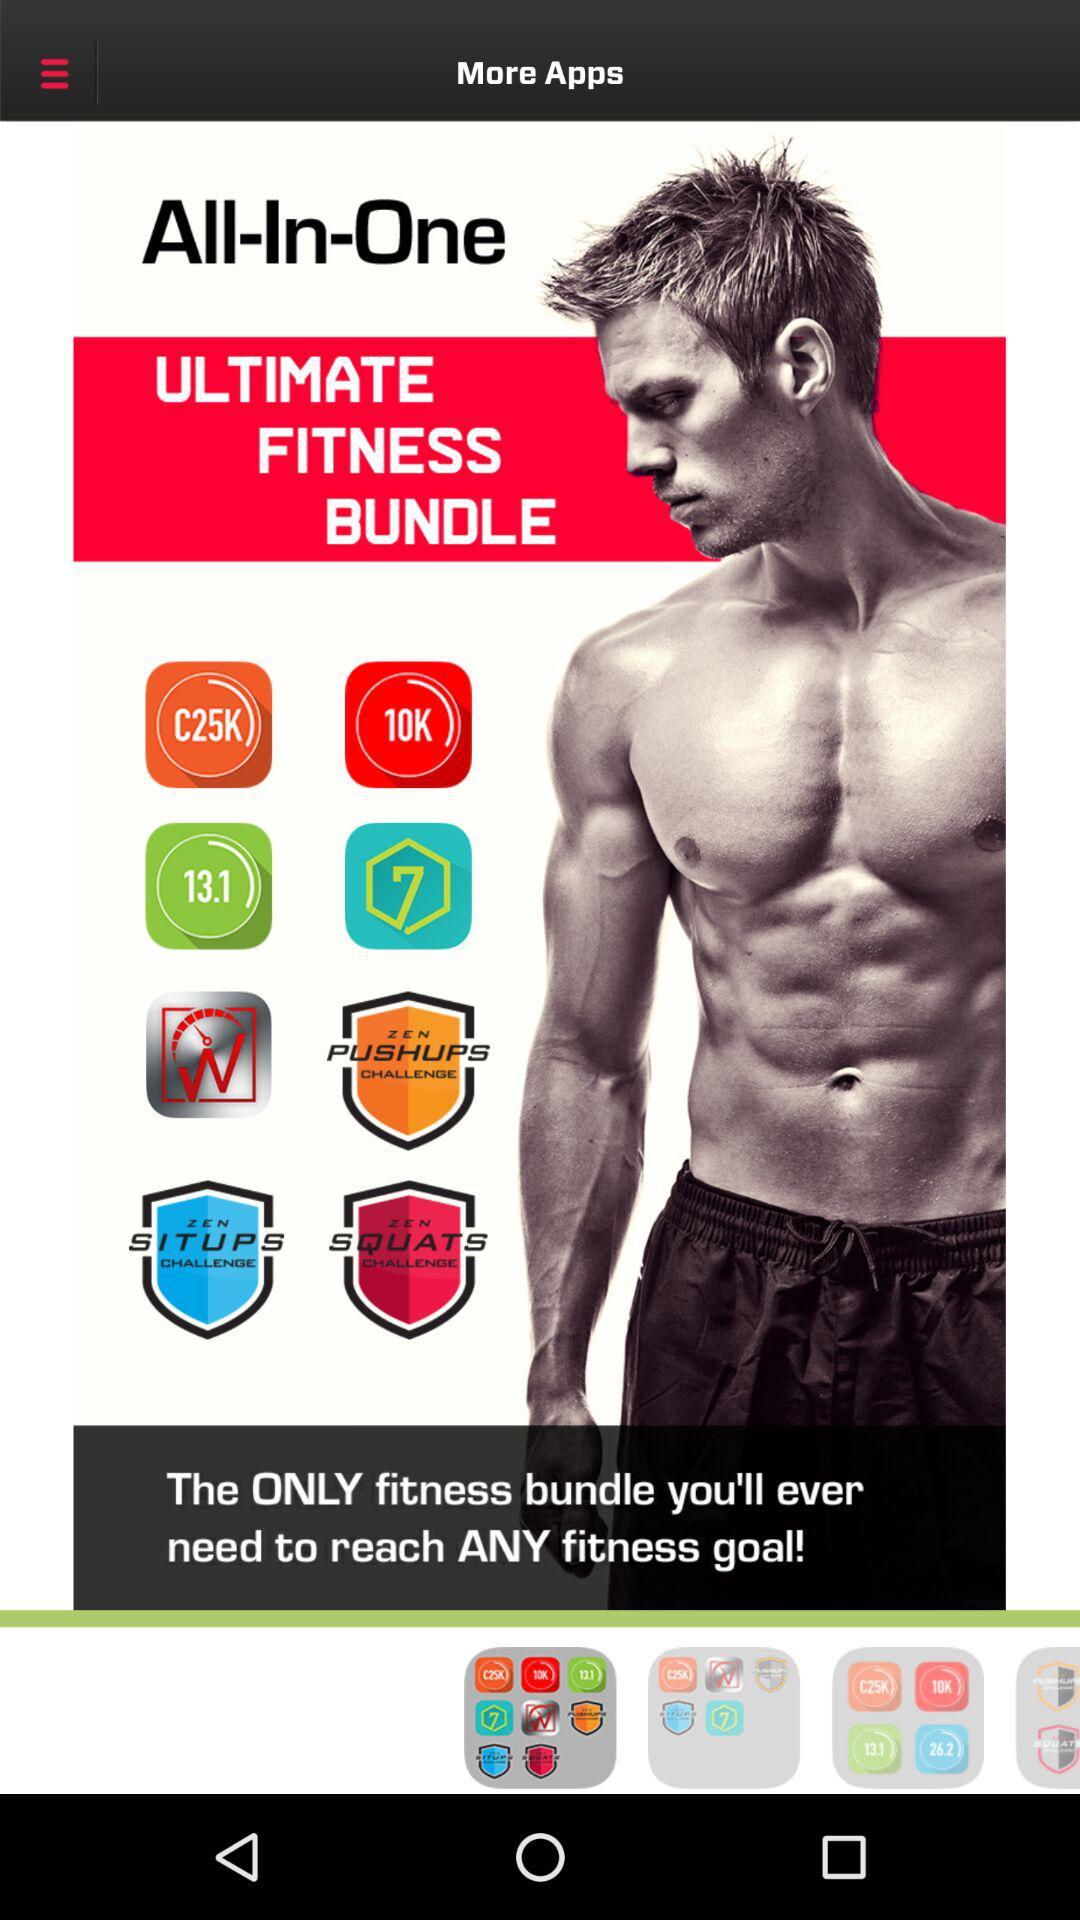 This screenshot has width=1080, height=1920. What do you see at coordinates (407, 885) in the screenshot?
I see `bundle` at bounding box center [407, 885].